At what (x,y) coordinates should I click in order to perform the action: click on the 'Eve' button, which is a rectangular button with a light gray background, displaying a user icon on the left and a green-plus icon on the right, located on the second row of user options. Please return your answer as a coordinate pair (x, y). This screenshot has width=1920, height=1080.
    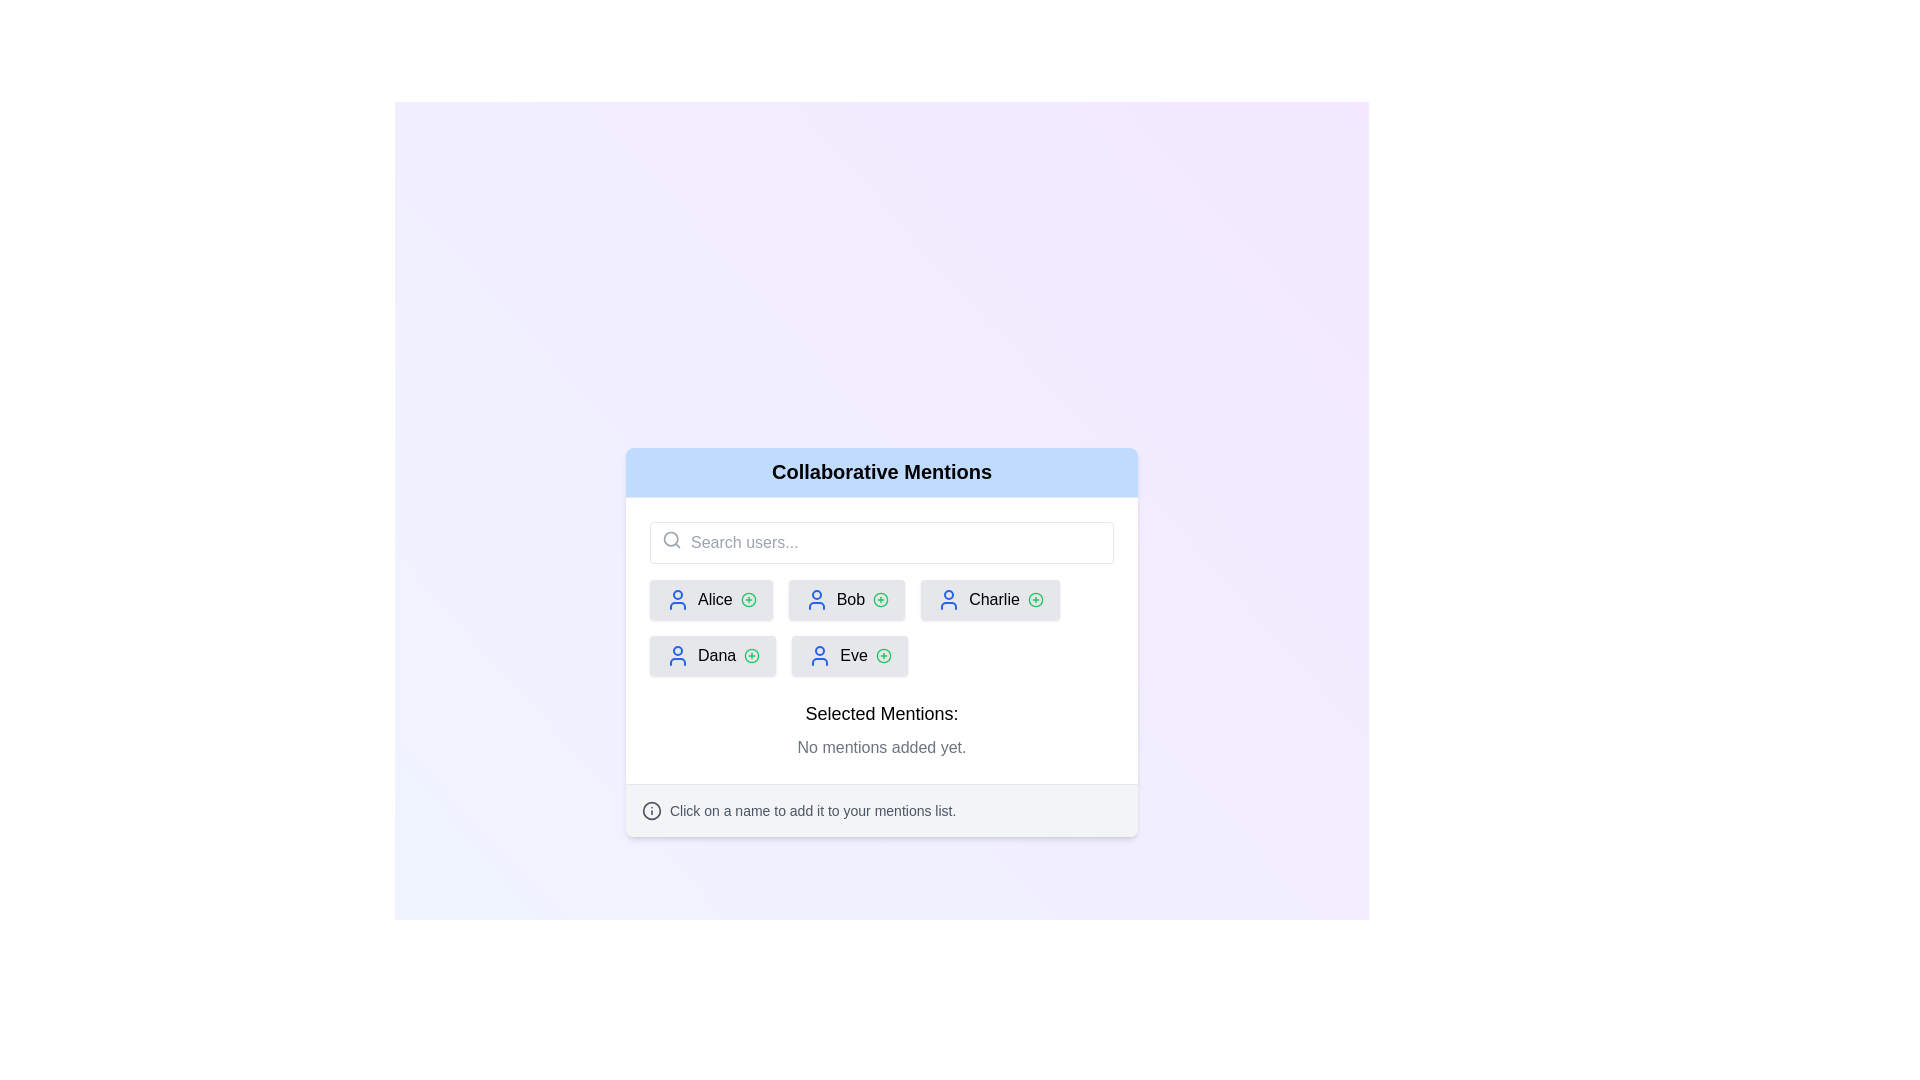
    Looking at the image, I should click on (849, 655).